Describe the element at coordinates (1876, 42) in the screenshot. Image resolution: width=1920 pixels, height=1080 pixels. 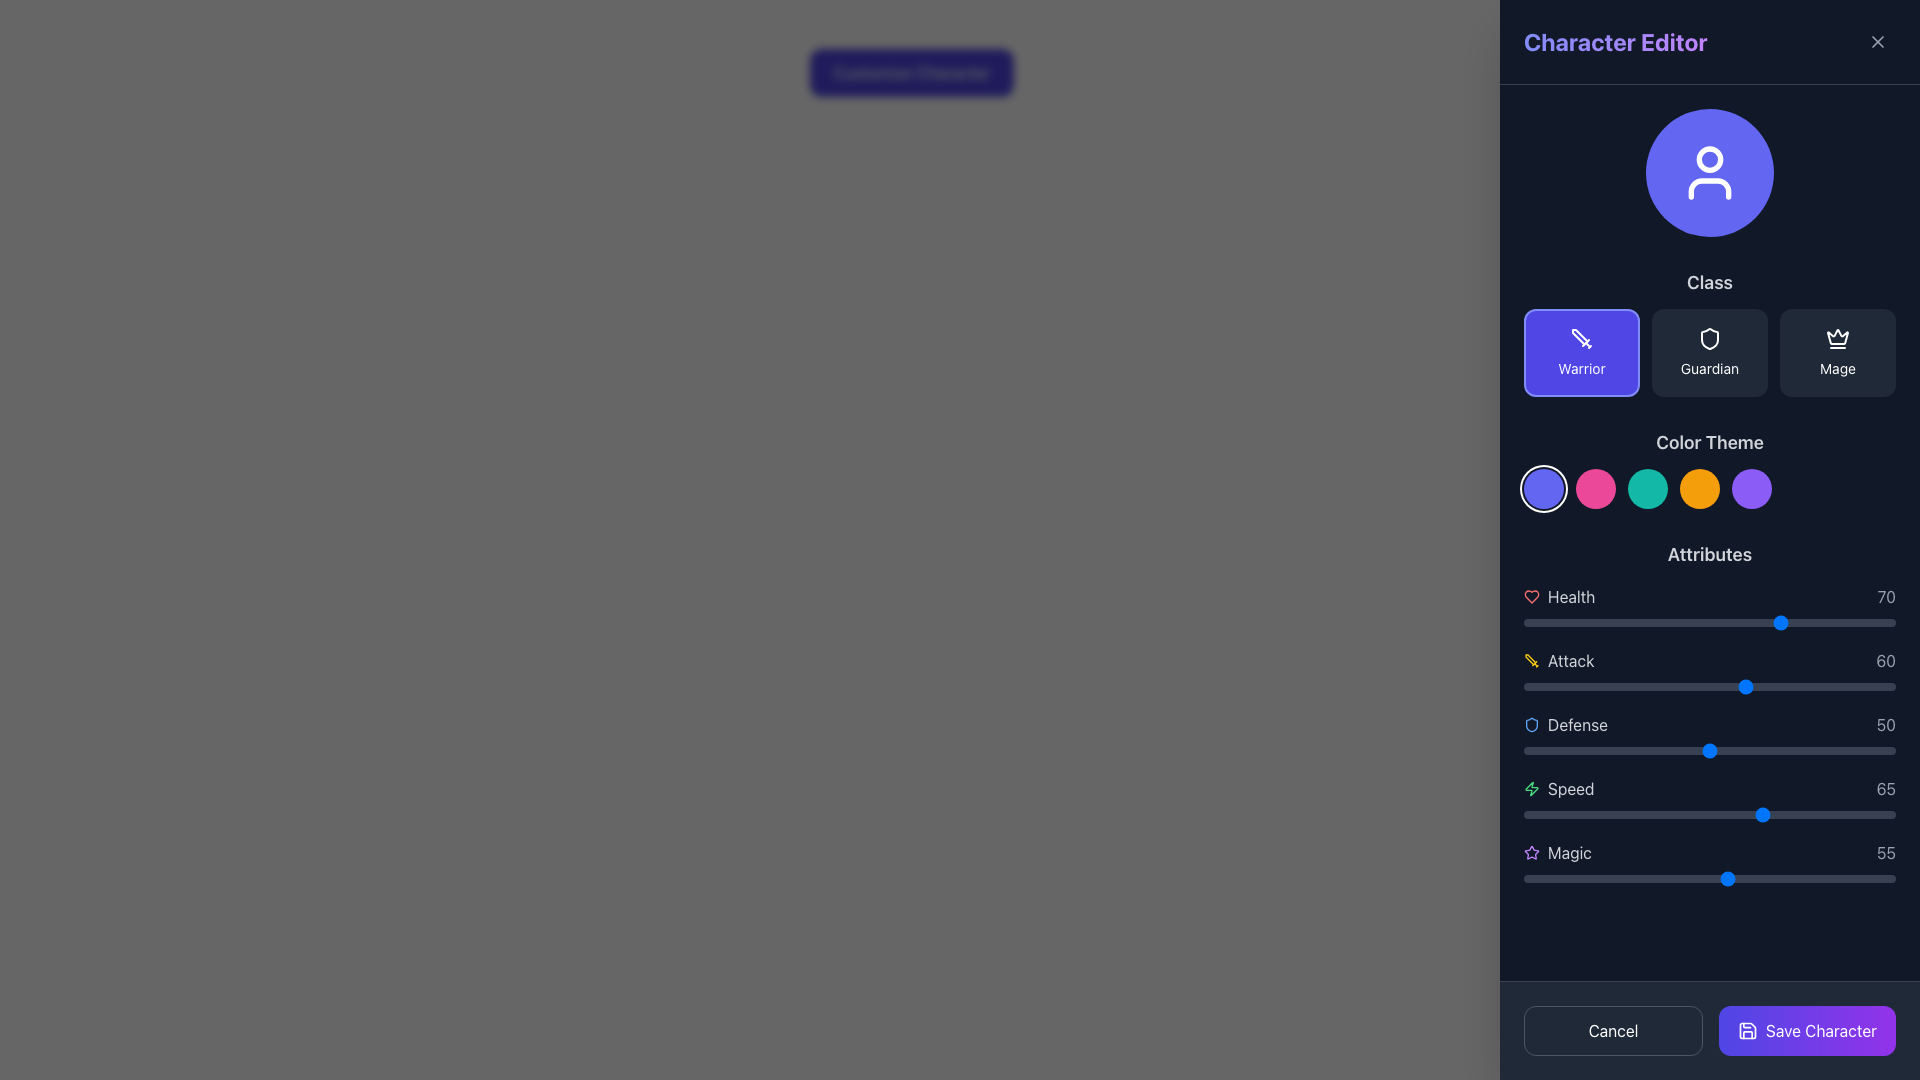
I see `the close button located in the top-right corner of the 'Character Editor' panel` at that location.